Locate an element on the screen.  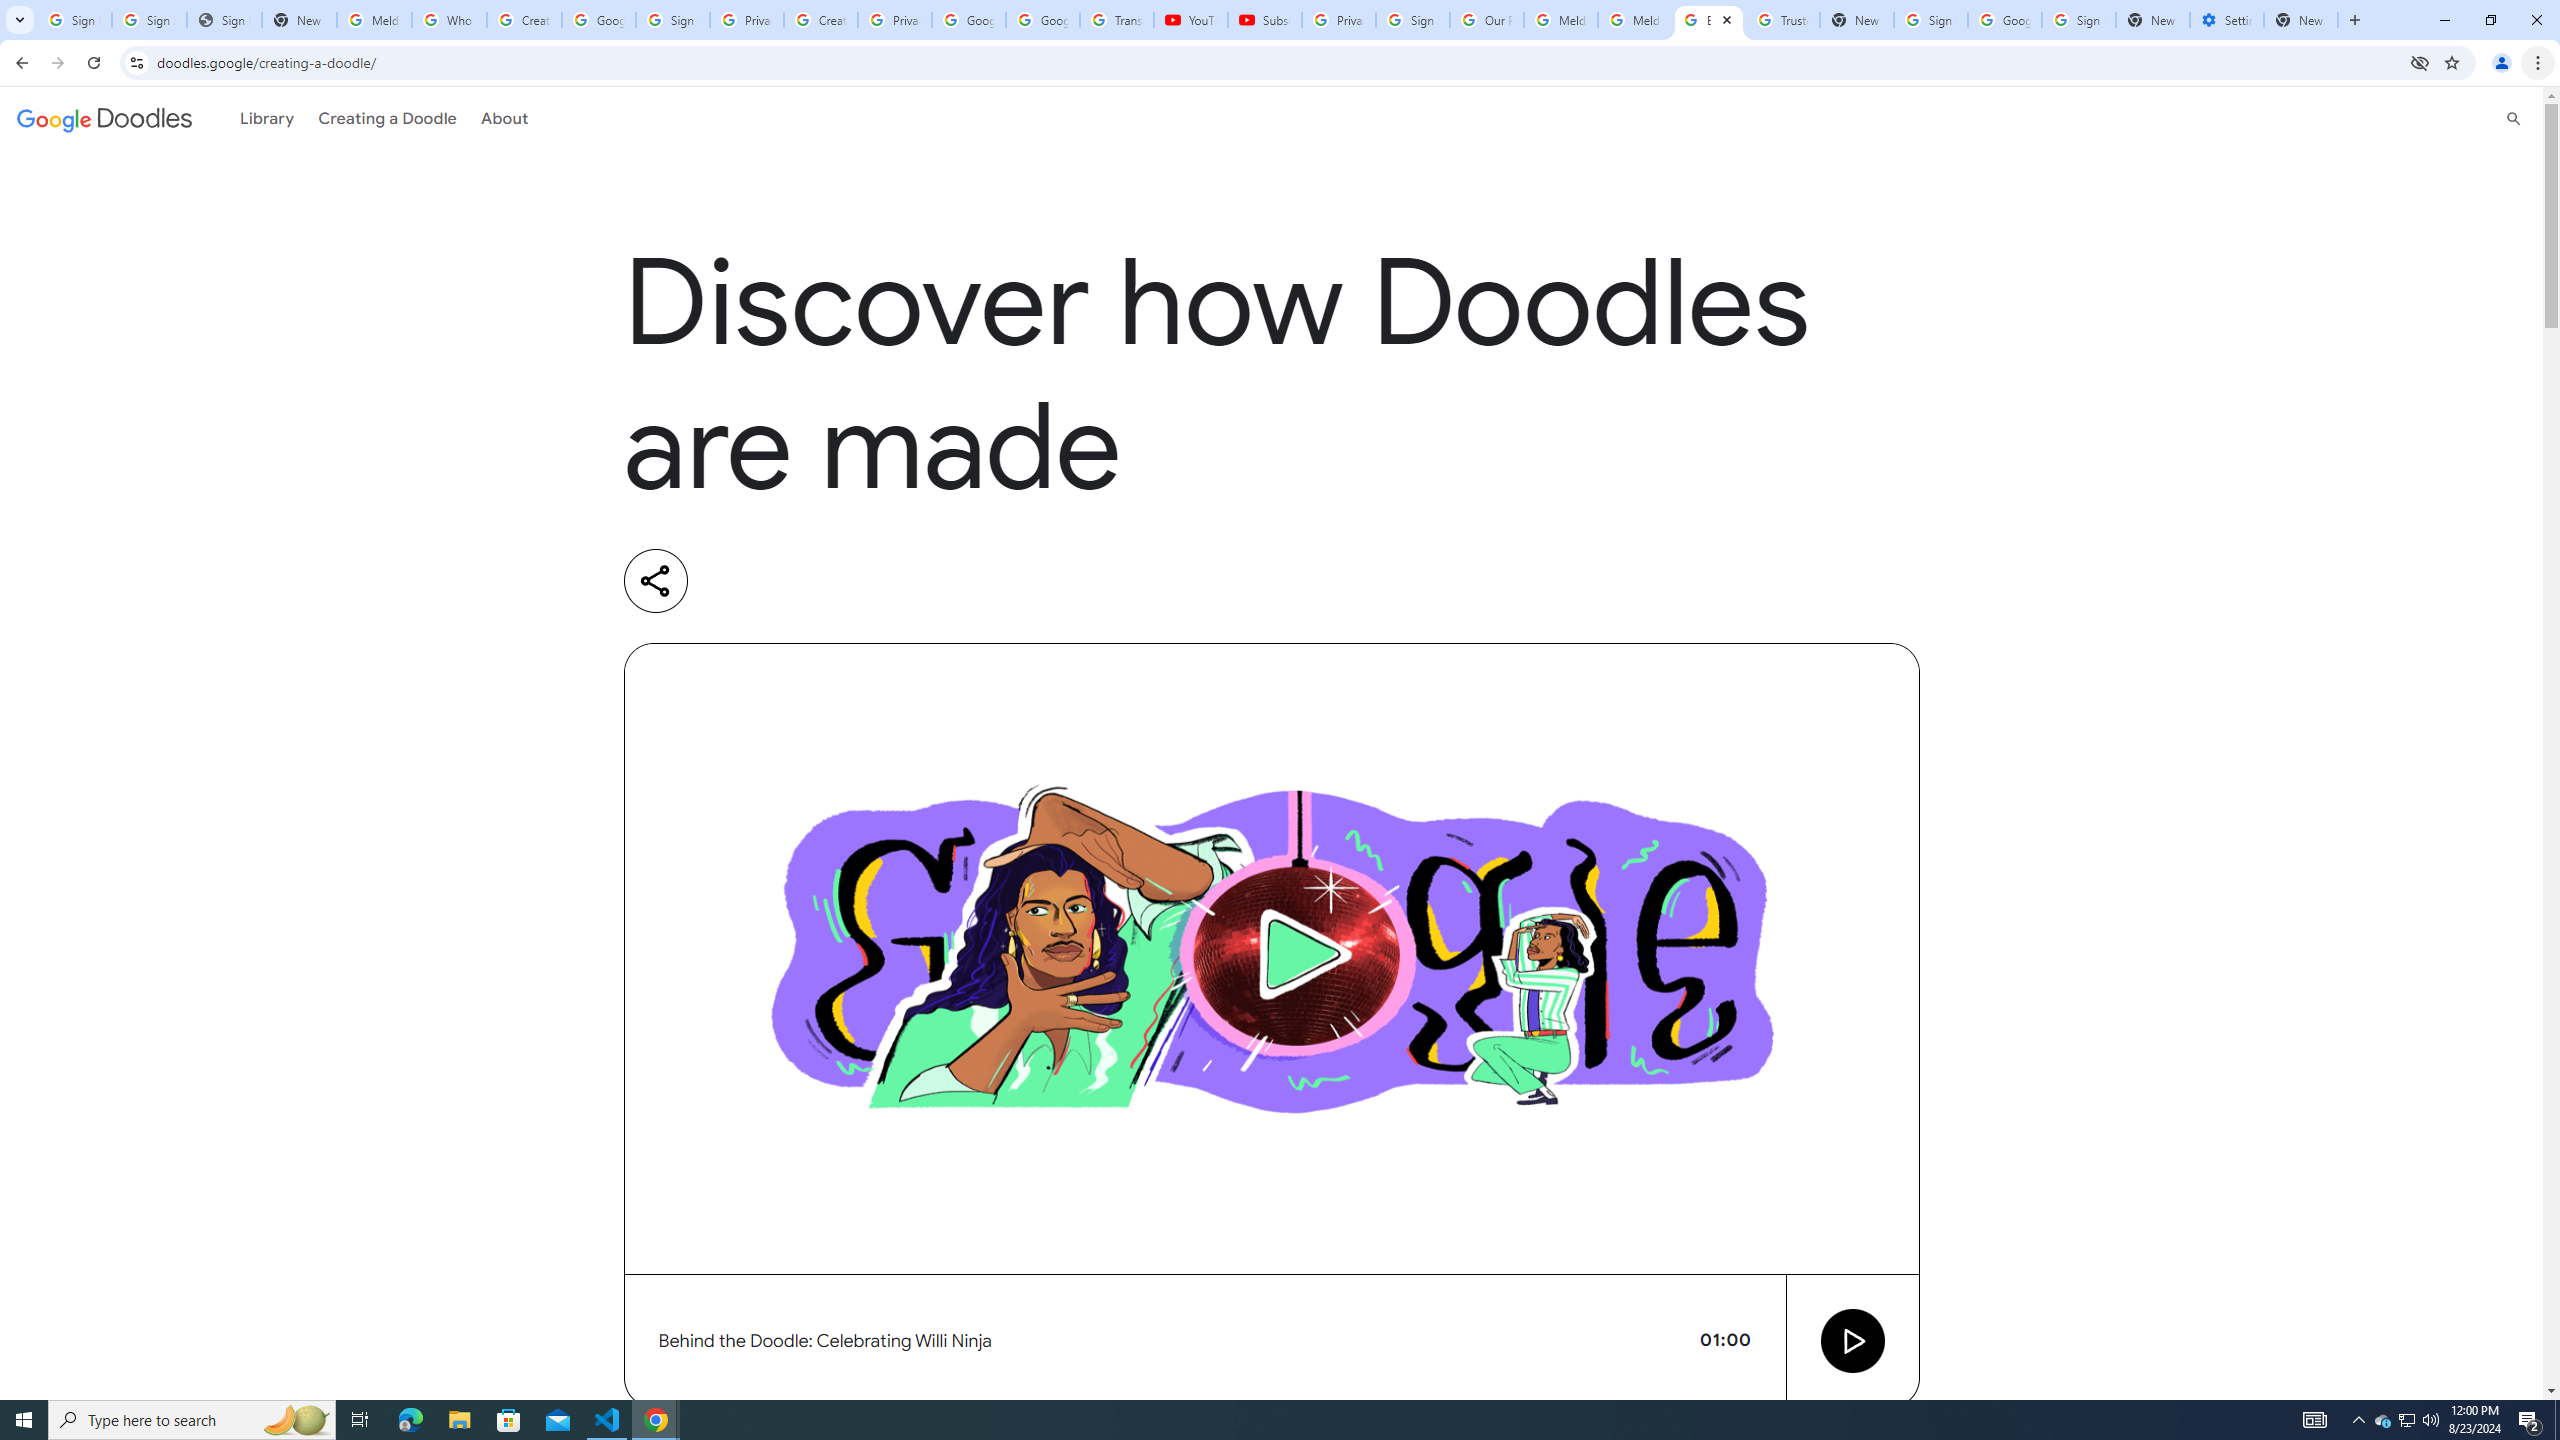
'Video preview image' is located at coordinates (1271, 958).